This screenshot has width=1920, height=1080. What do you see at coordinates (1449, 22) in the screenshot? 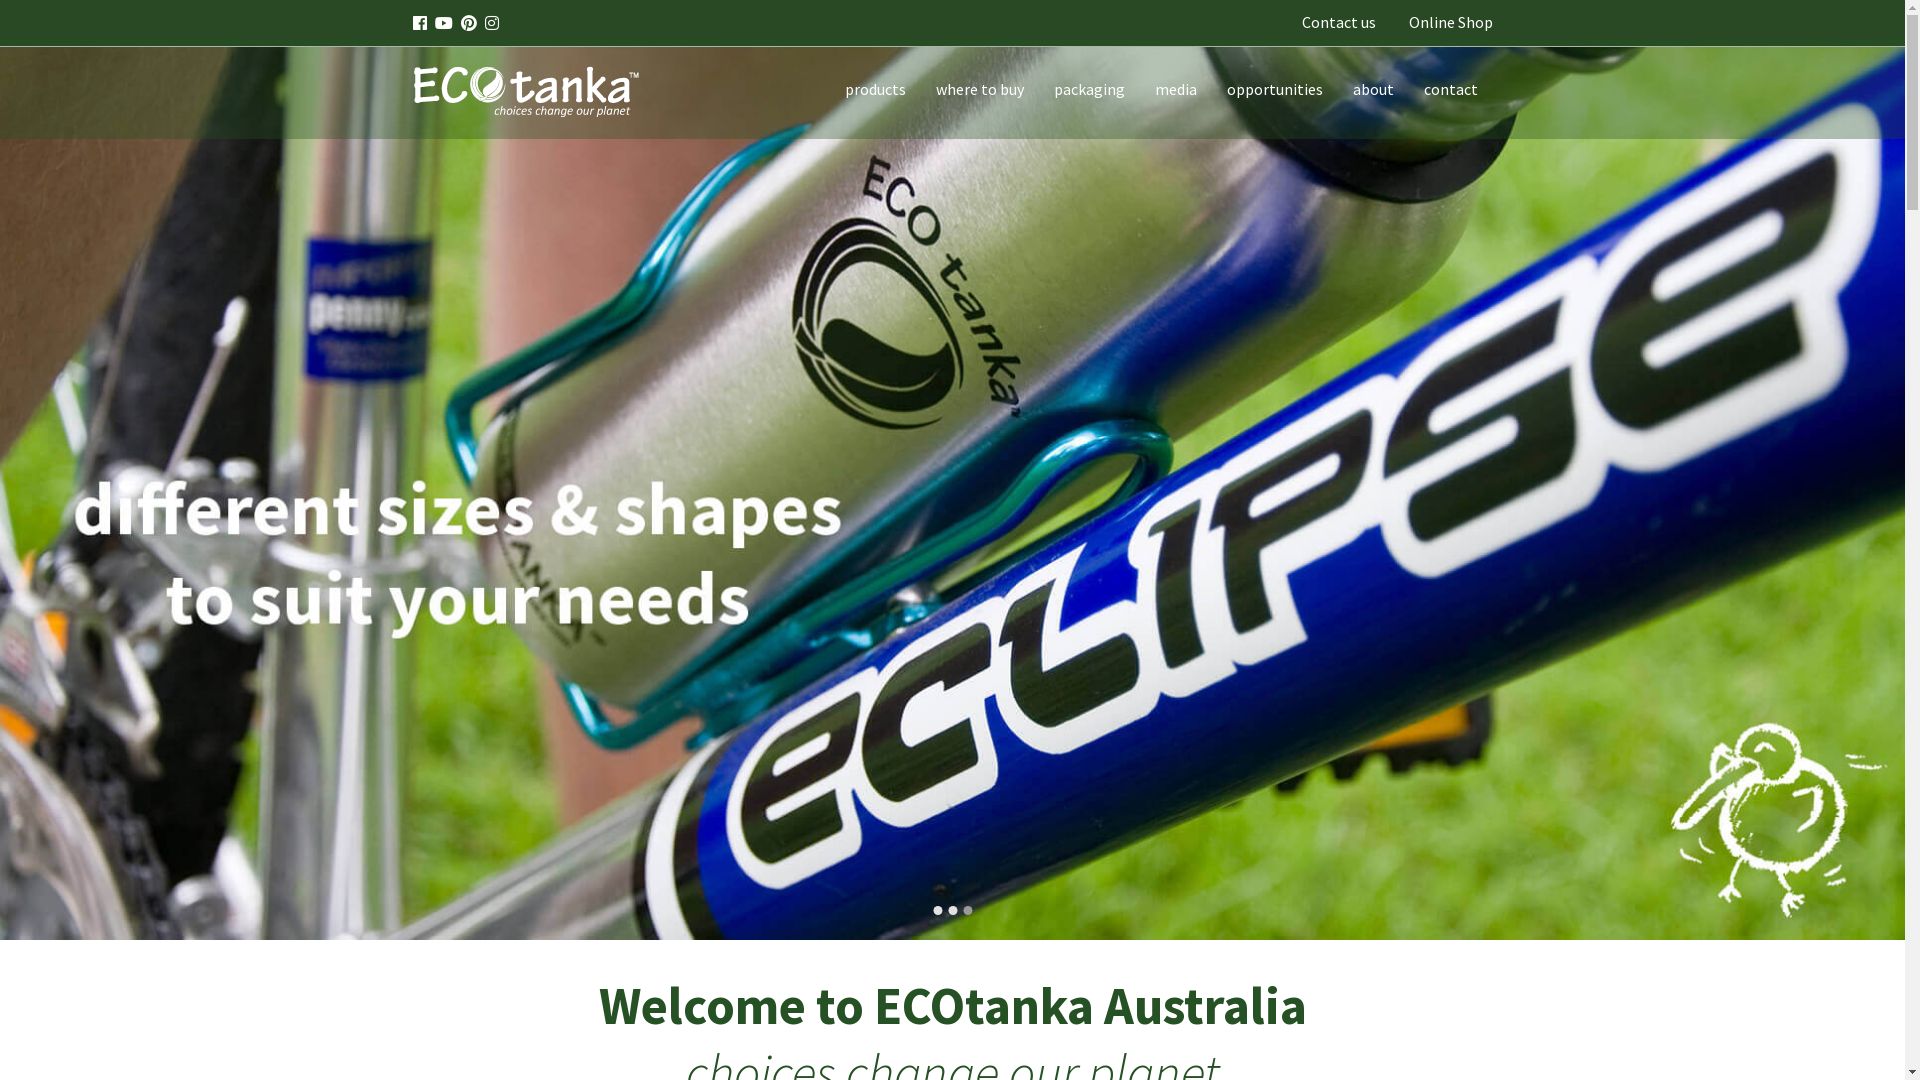
I see `'Online Shop'` at bounding box center [1449, 22].